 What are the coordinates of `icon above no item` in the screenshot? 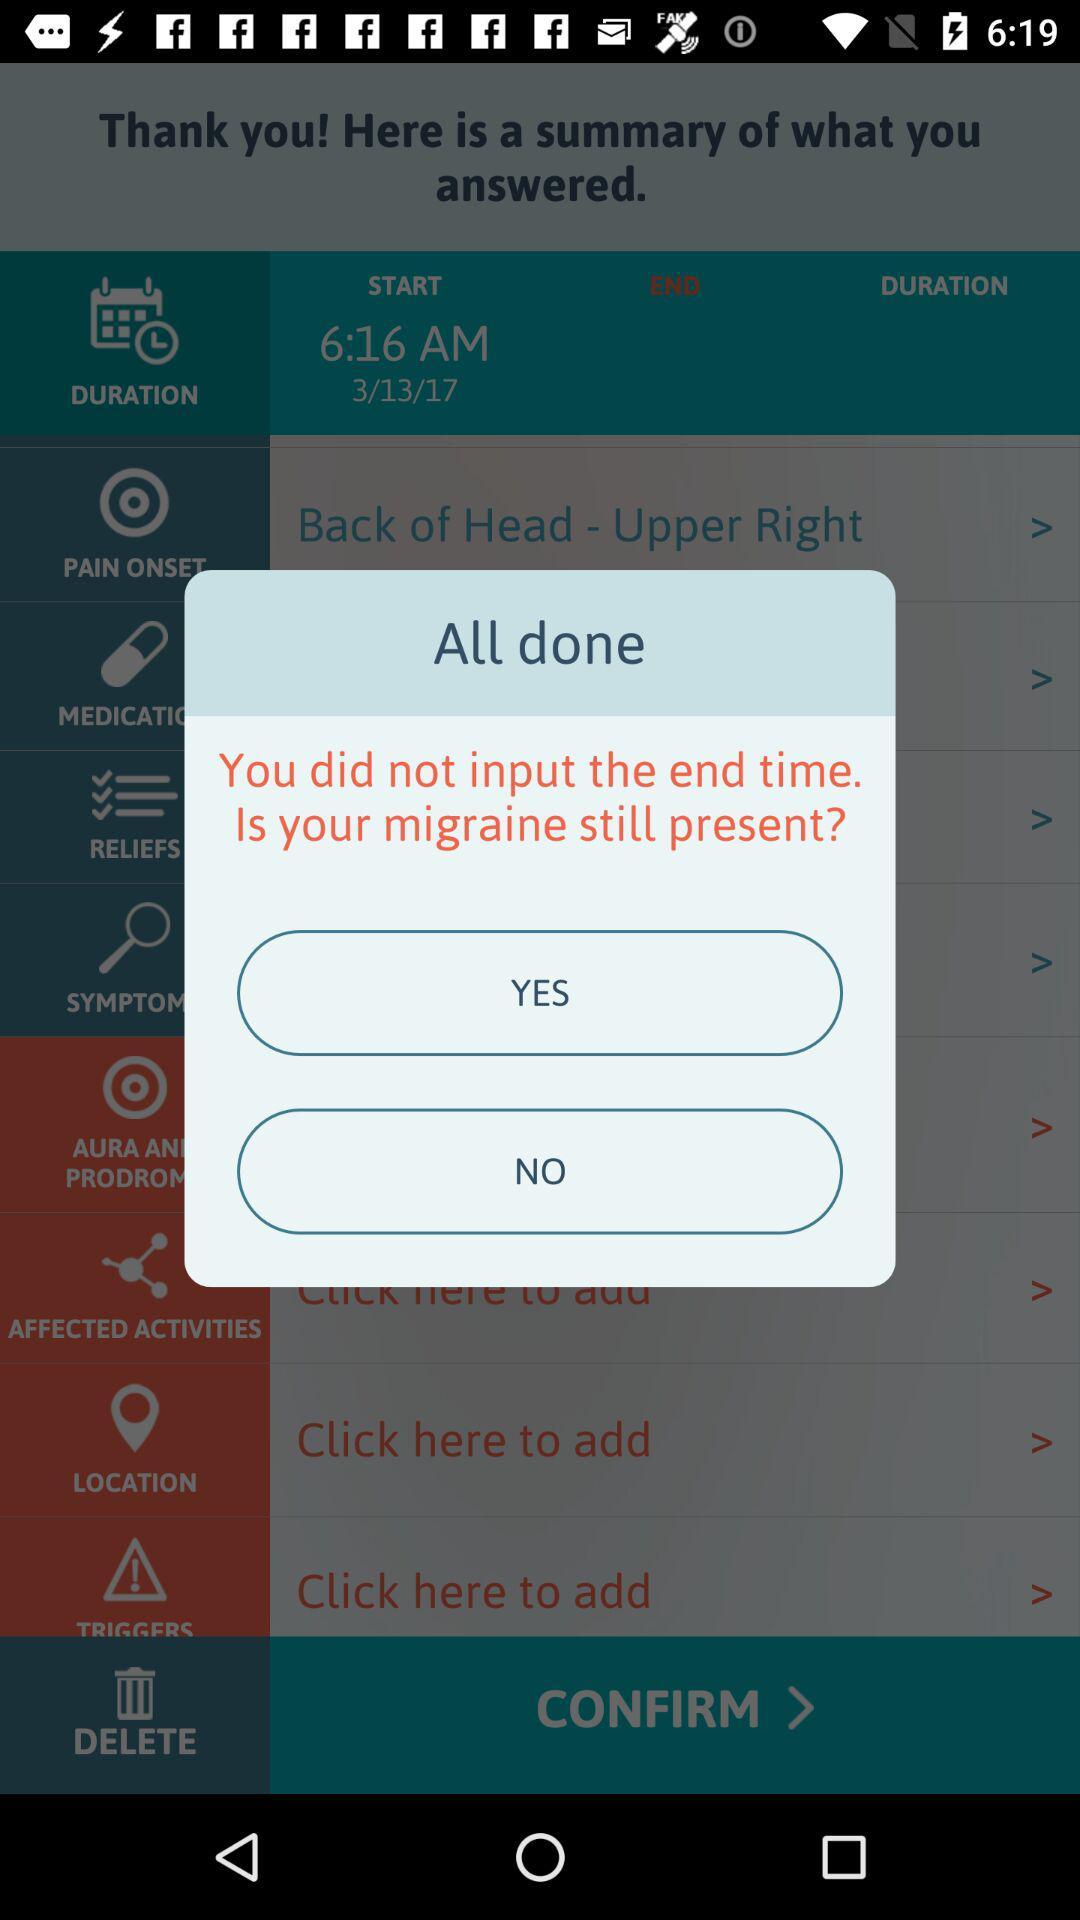 It's located at (540, 993).